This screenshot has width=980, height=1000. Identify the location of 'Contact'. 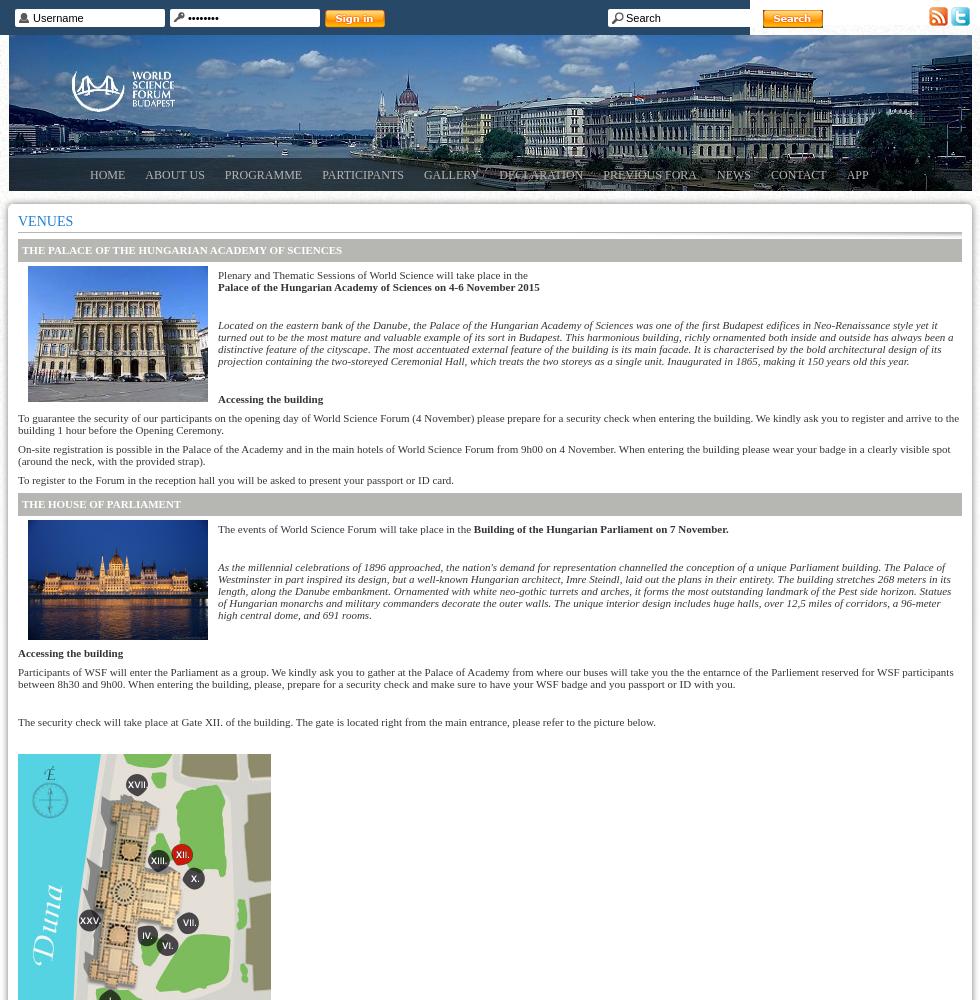
(798, 175).